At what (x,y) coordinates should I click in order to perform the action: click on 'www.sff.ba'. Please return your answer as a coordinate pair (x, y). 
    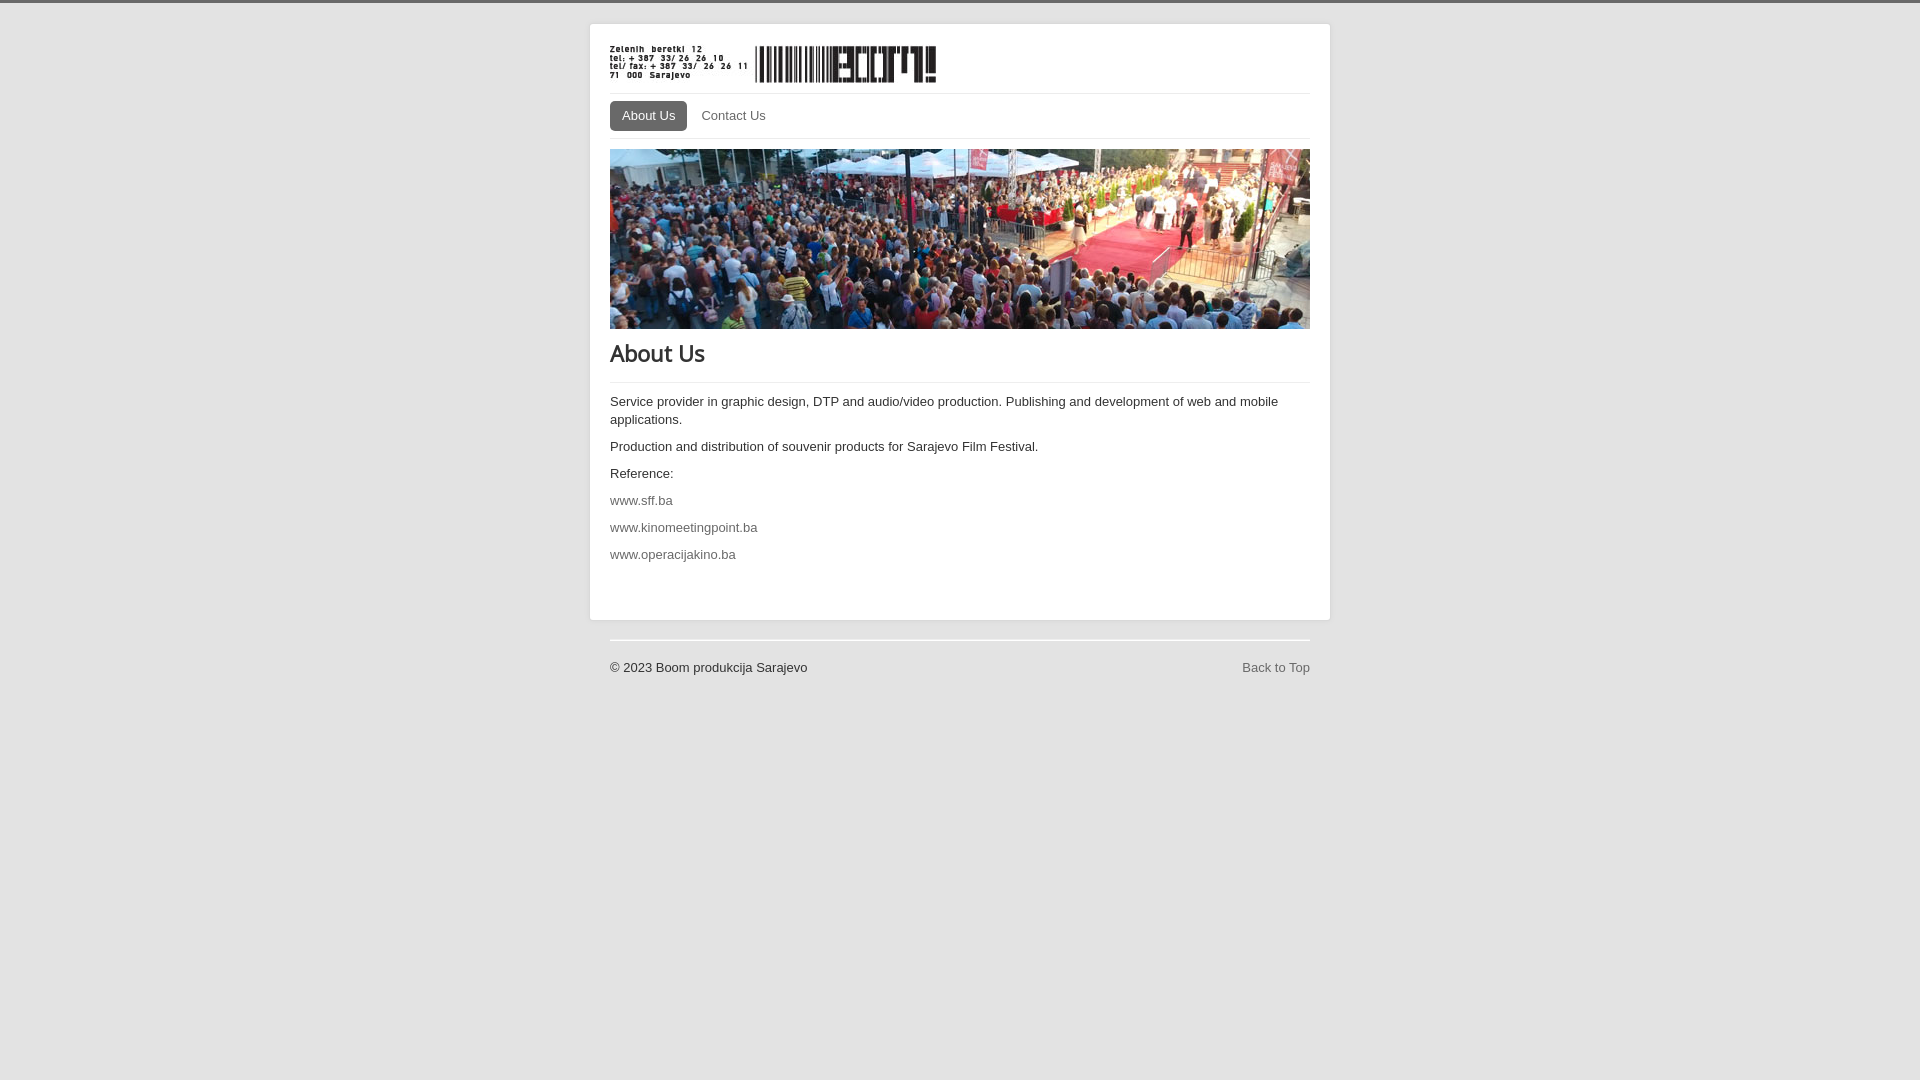
    Looking at the image, I should click on (641, 499).